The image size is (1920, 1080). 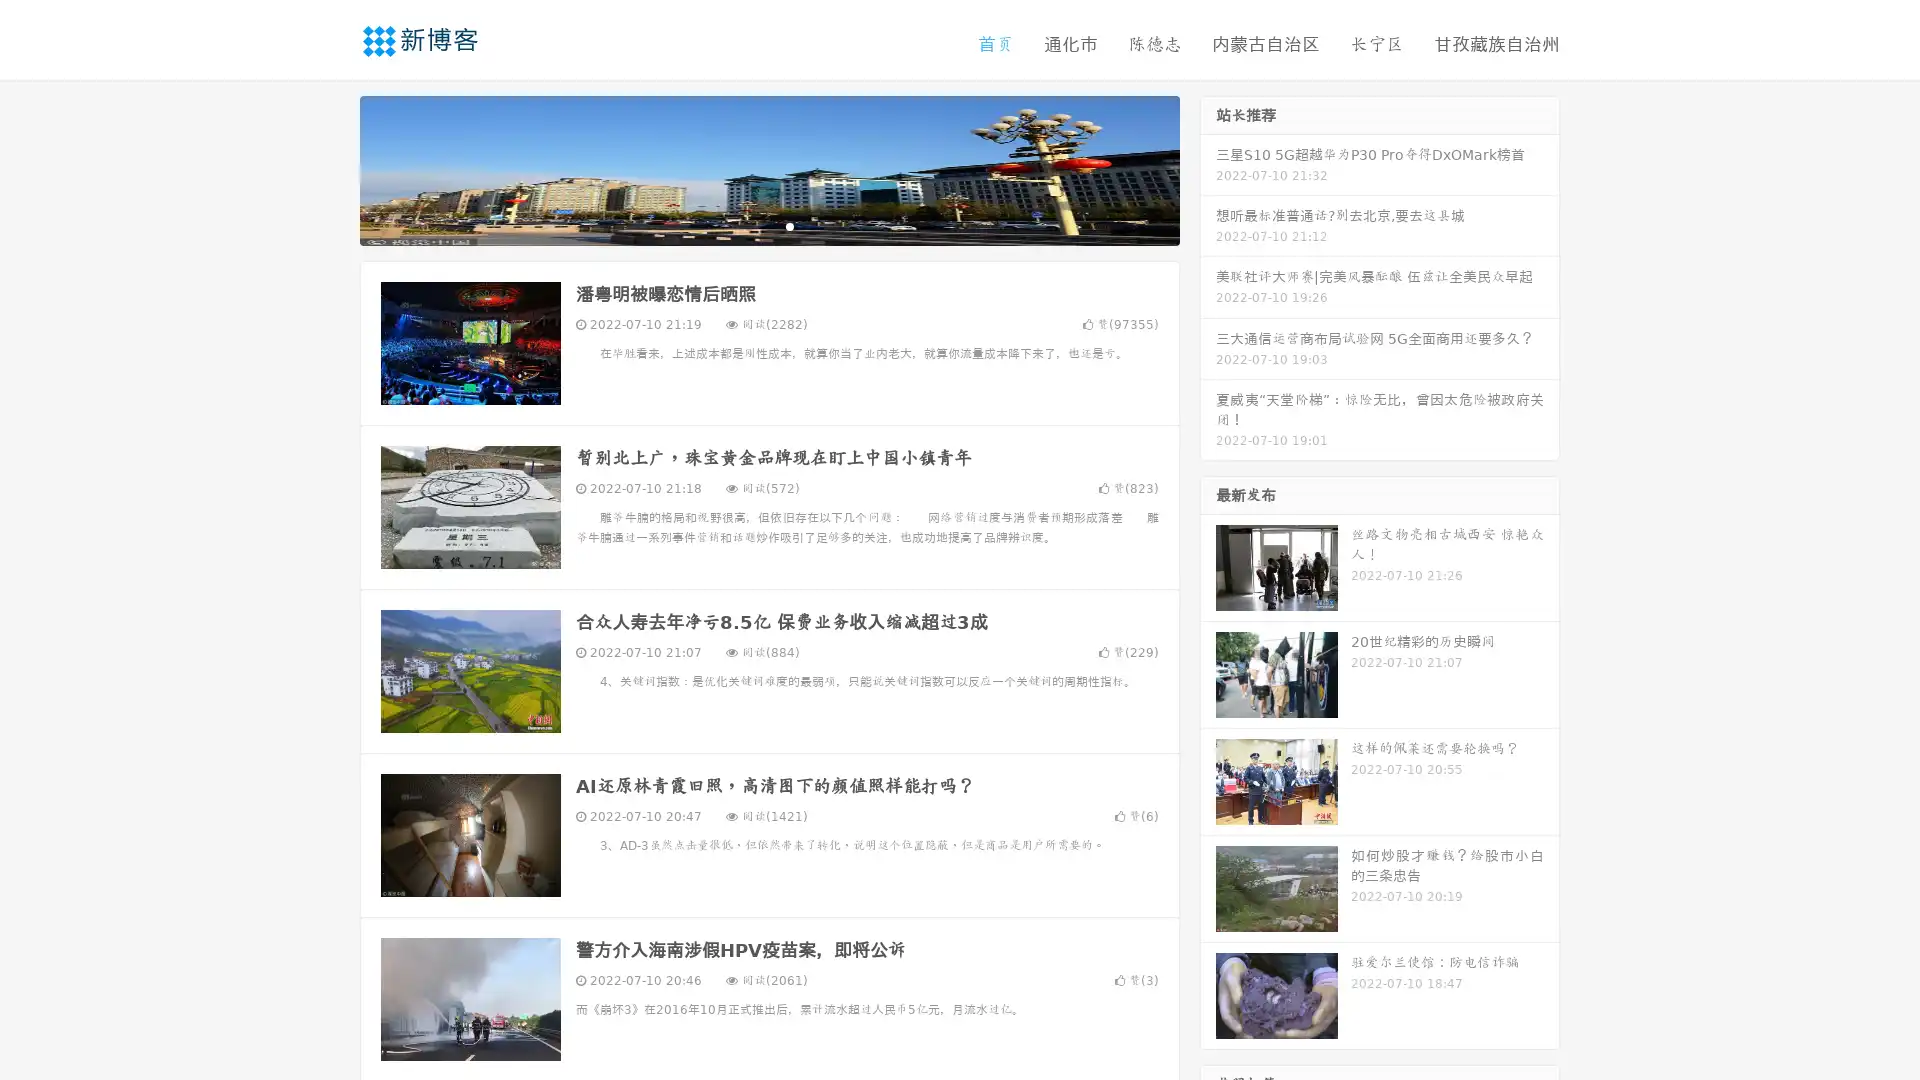 I want to click on Previous slide, so click(x=330, y=168).